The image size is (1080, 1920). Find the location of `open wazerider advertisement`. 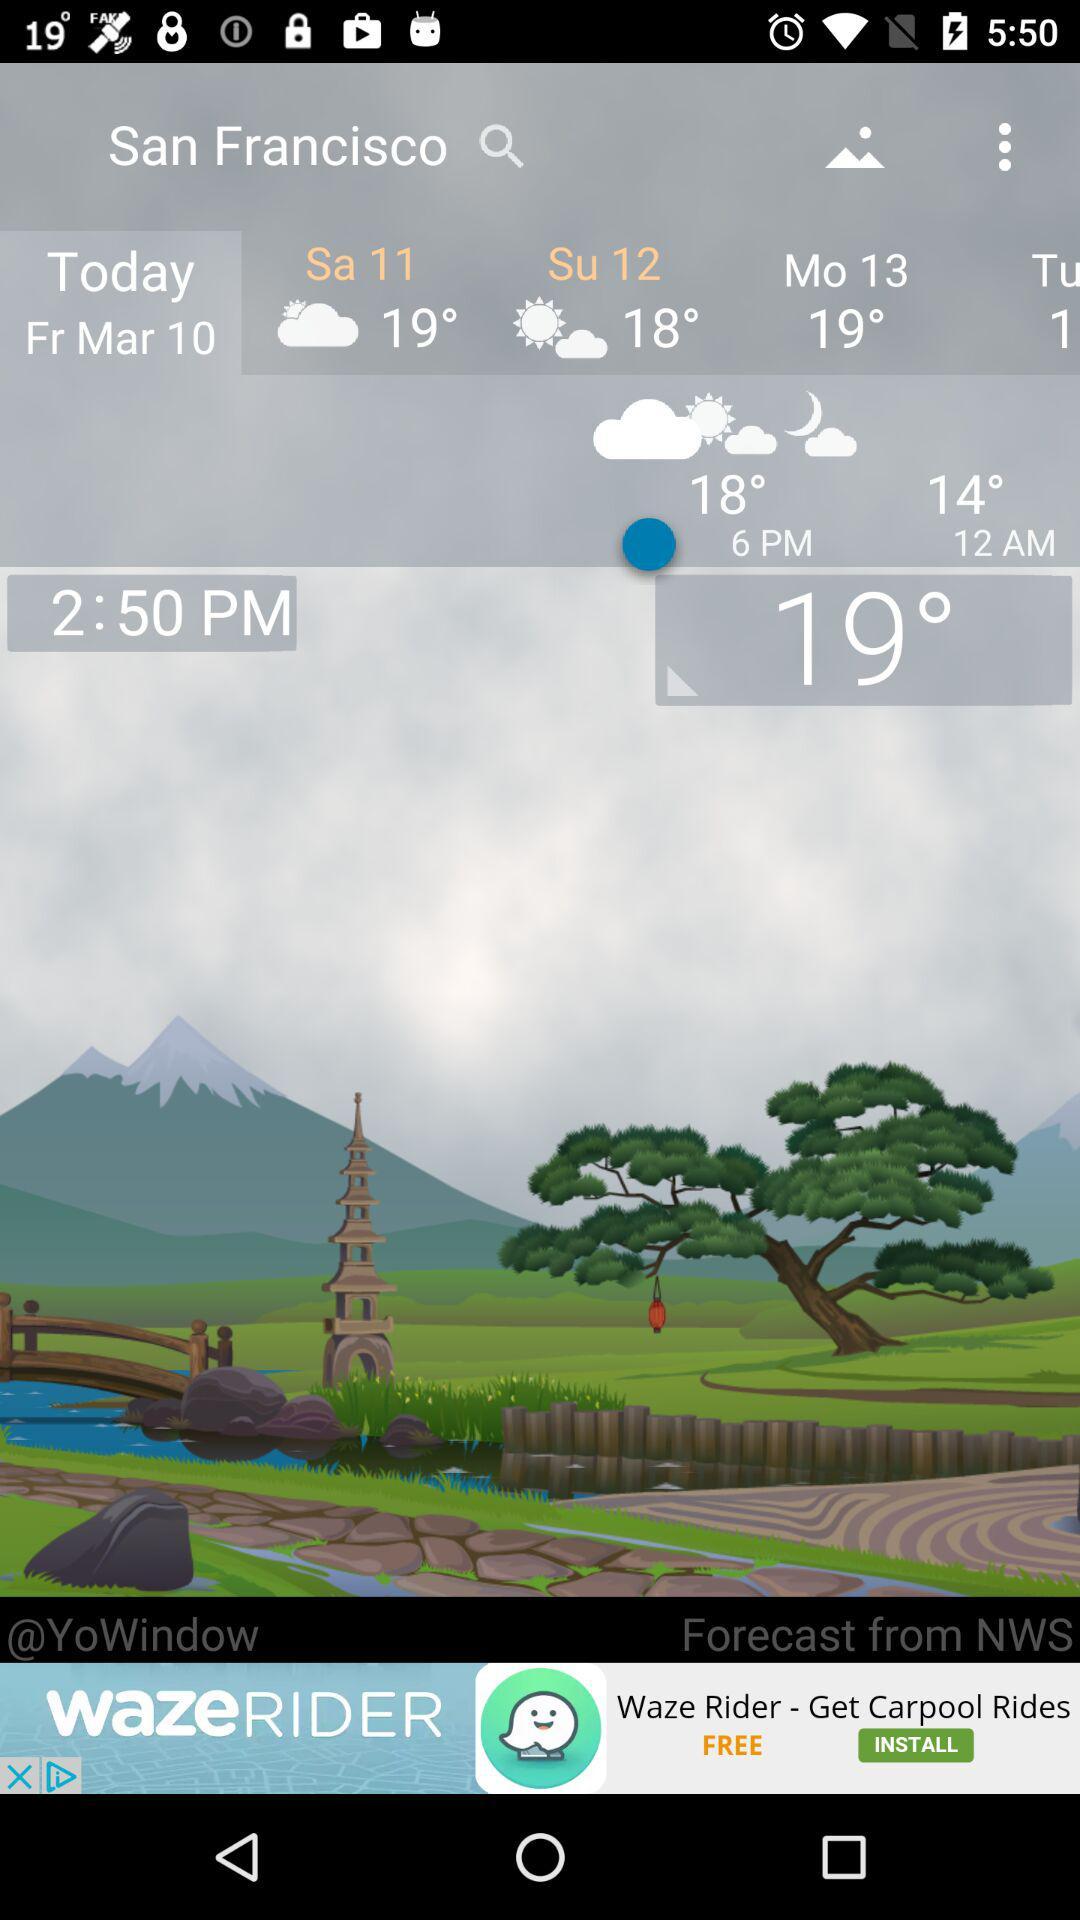

open wazerider advertisement is located at coordinates (540, 1727).